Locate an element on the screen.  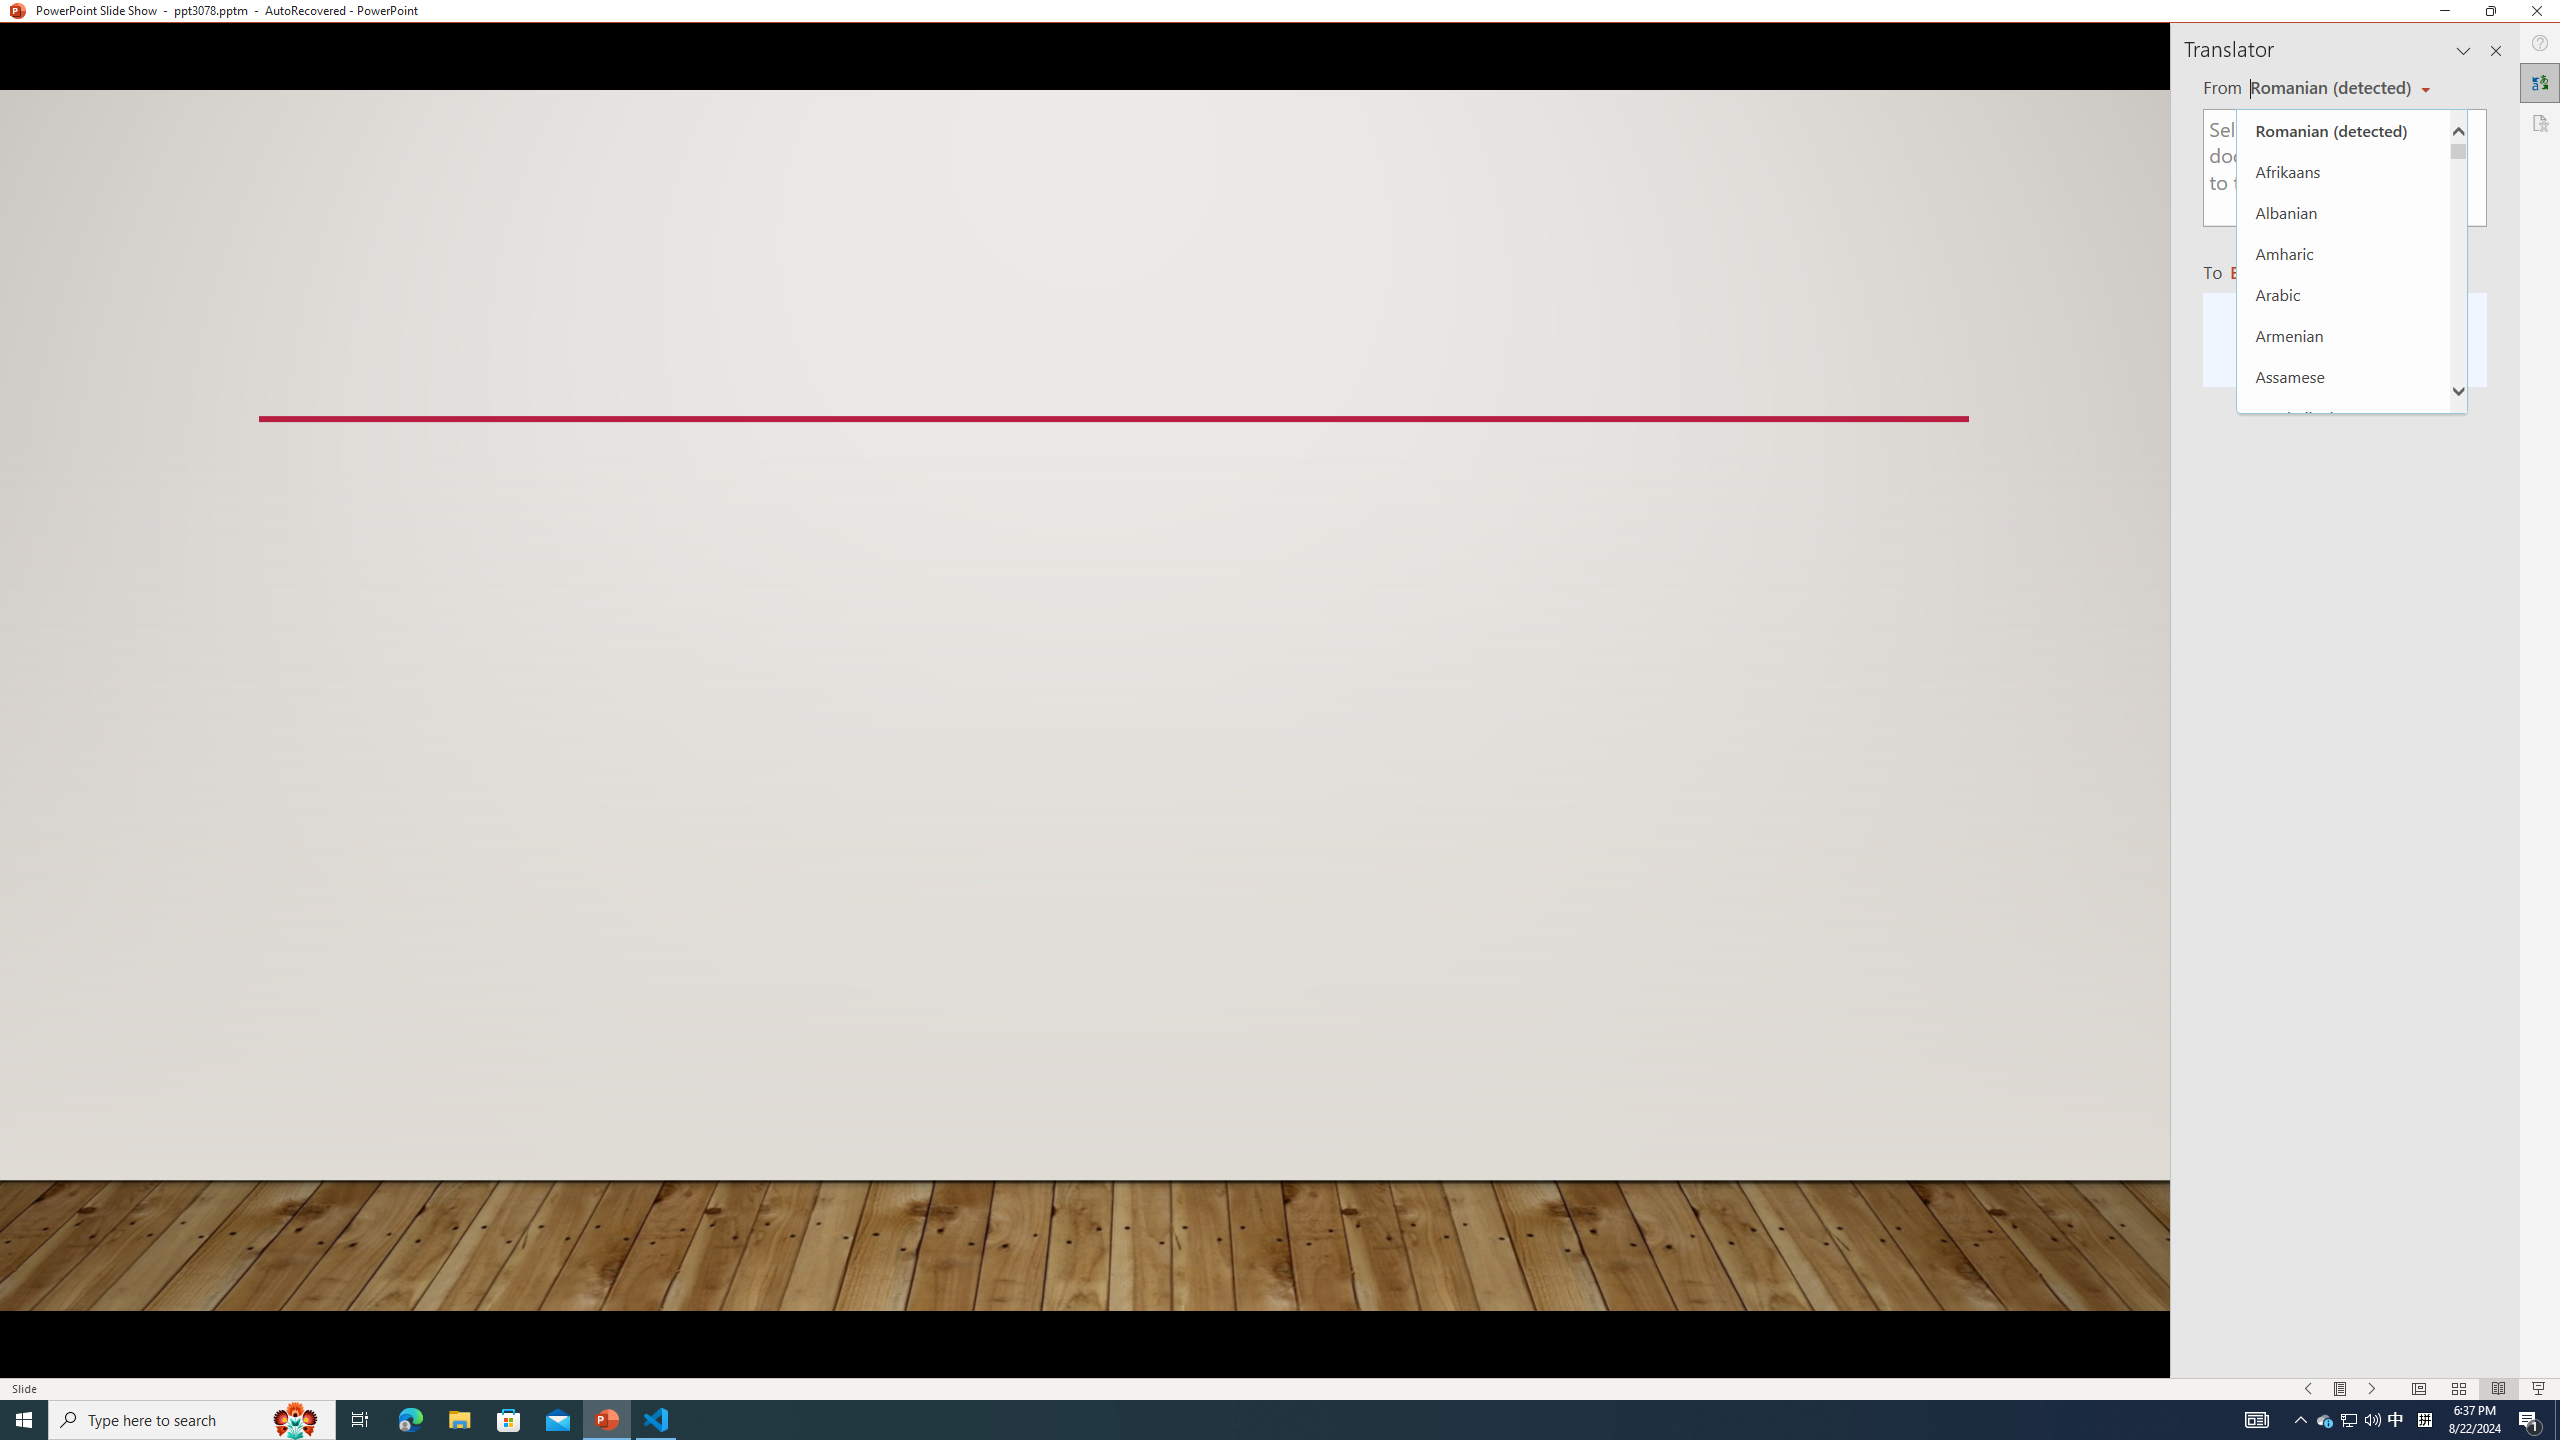
'Chhattisgarhi' is located at coordinates (2343, 826).